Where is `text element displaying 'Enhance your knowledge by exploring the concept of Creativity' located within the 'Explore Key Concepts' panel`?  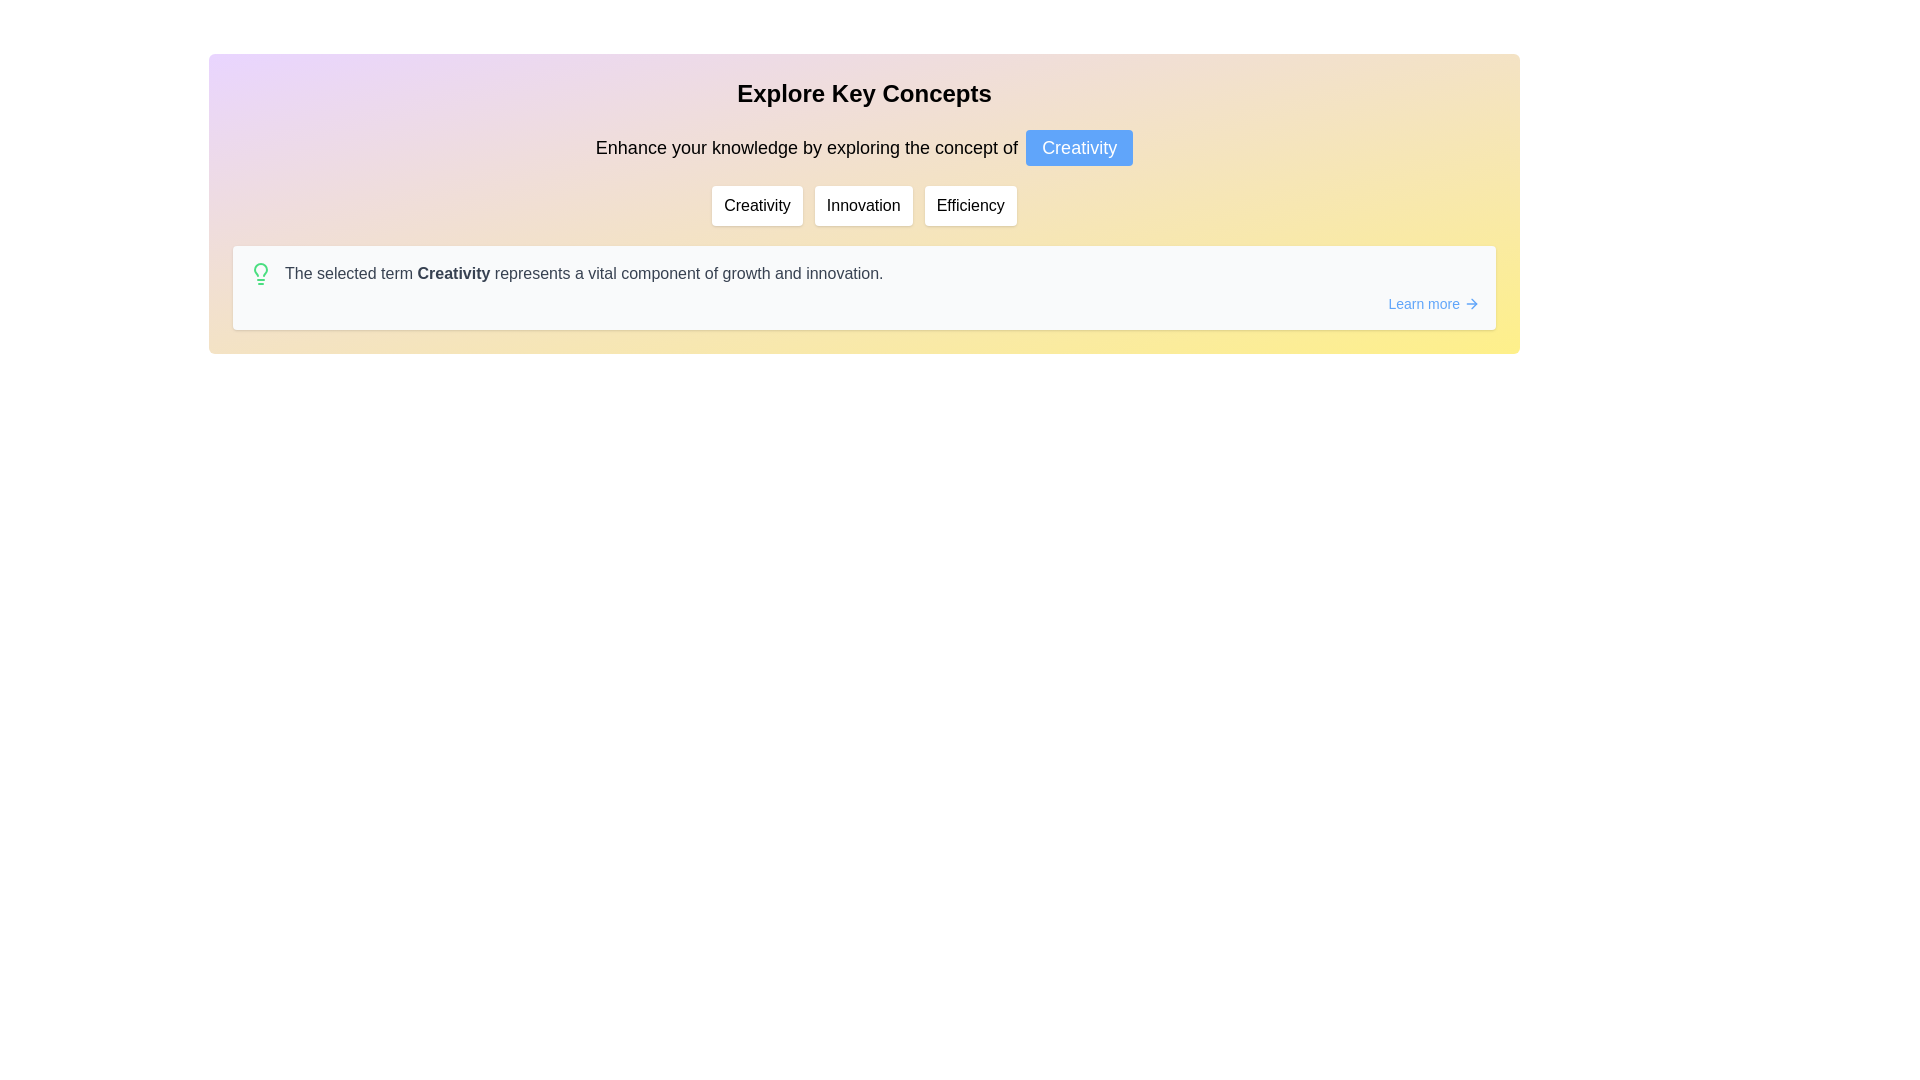 text element displaying 'Enhance your knowledge by exploring the concept of Creativity' located within the 'Explore Key Concepts' panel is located at coordinates (864, 146).